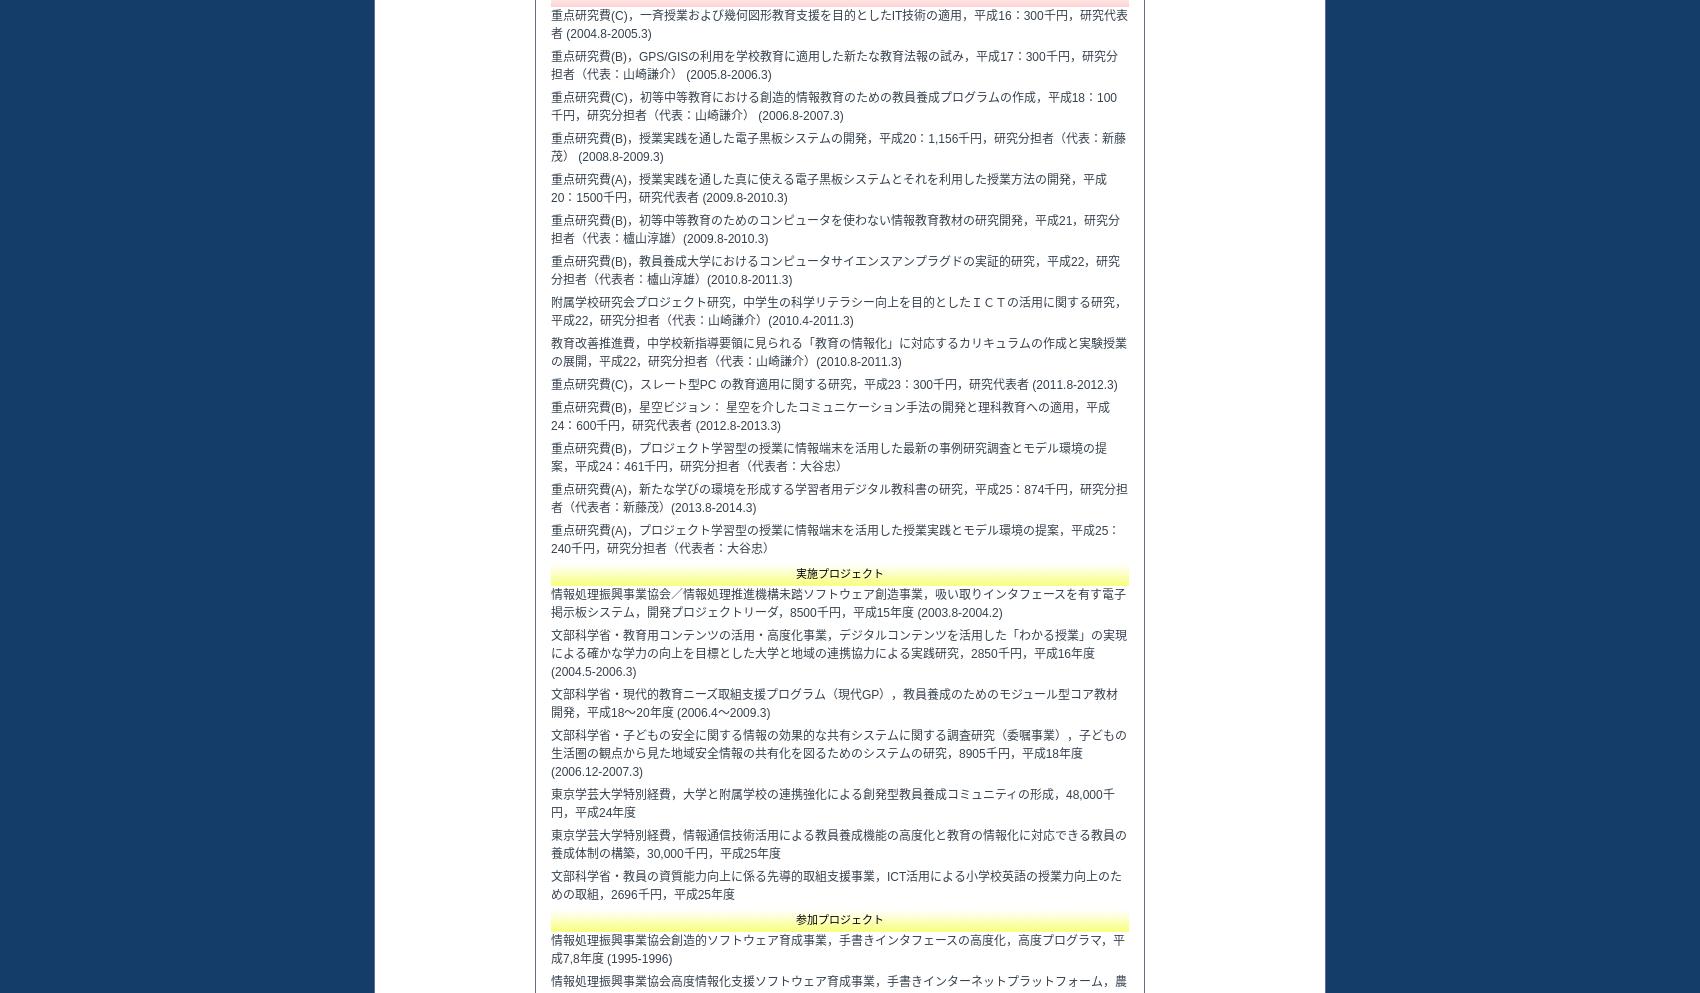 The image size is (1700, 993). Describe the element at coordinates (834, 538) in the screenshot. I see `'重点研究費(A)，プロジェクト学習型の授業に情報端末を活用した授業実践とモデル環境の提案，平成25：240千円，研究分担者（代表者：大谷忠）'` at that location.